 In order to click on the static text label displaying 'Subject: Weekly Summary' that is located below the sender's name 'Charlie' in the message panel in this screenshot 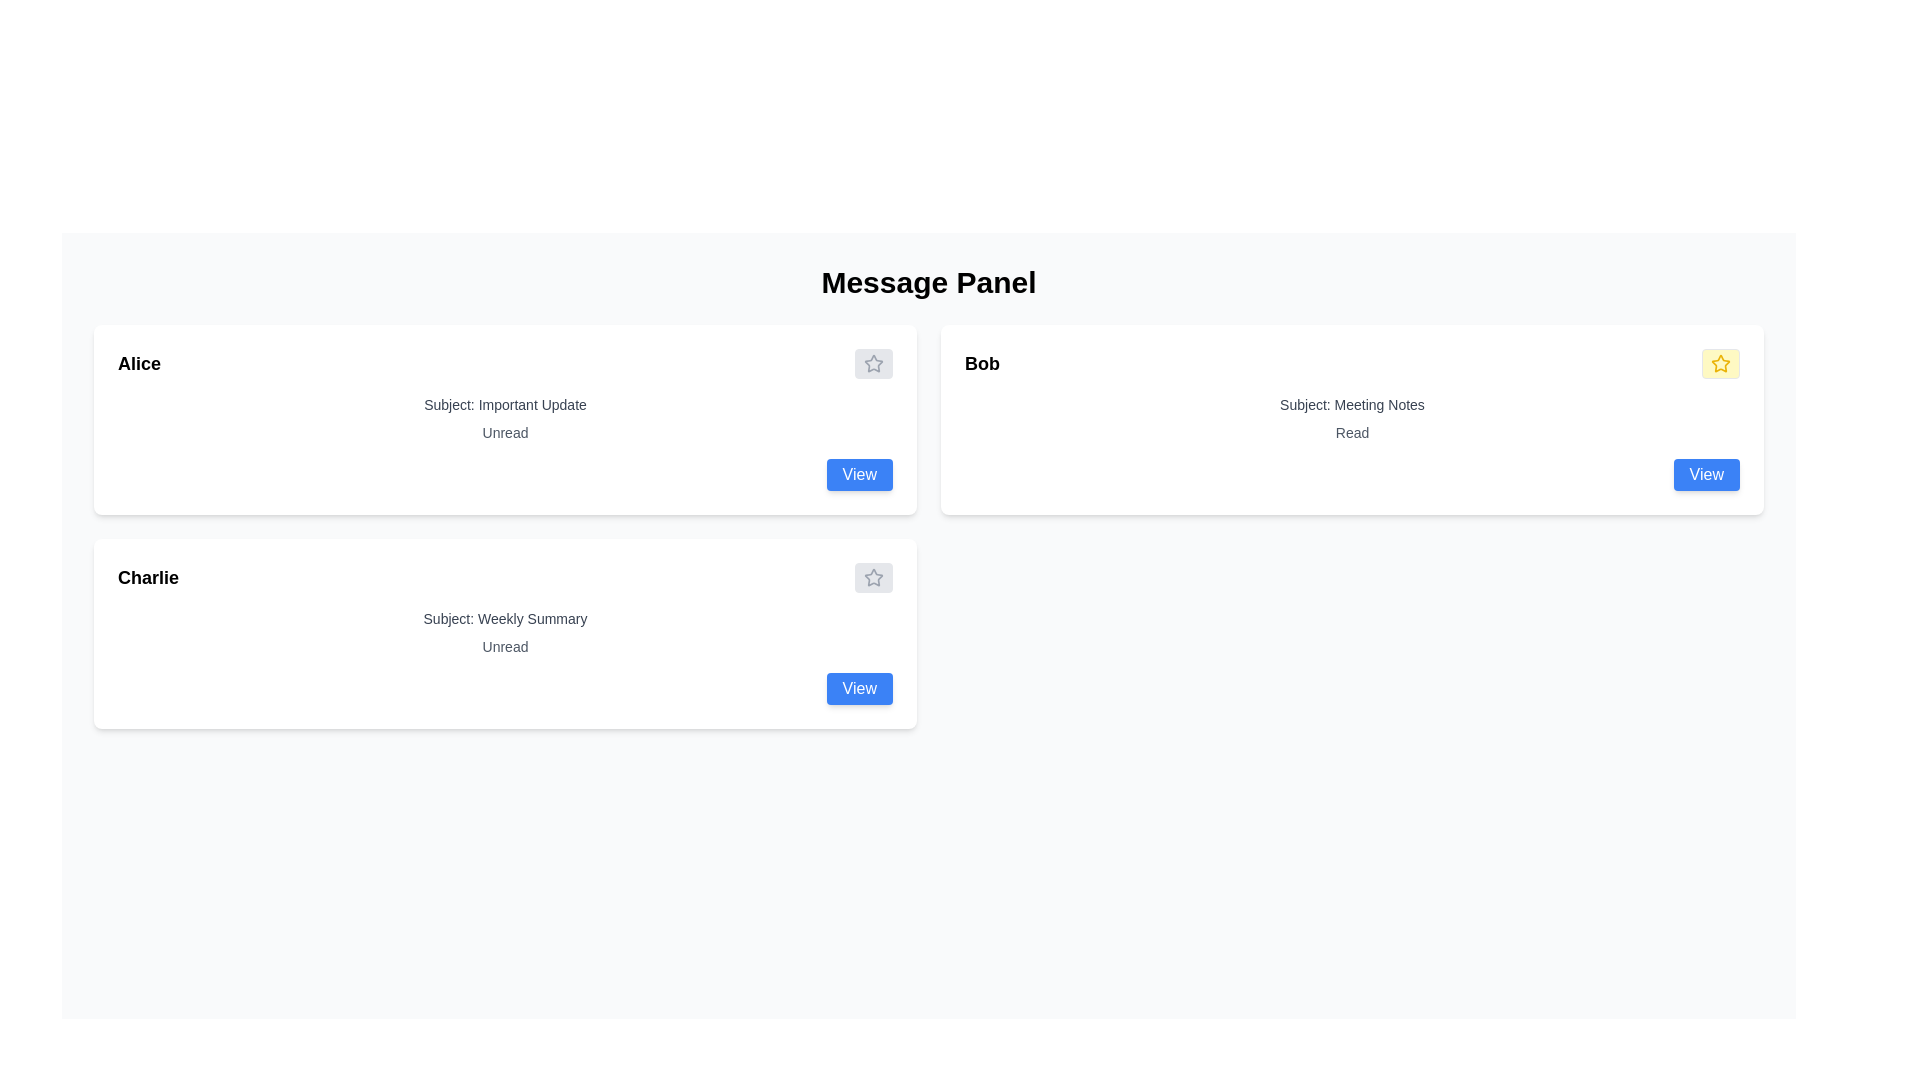, I will do `click(505, 617)`.